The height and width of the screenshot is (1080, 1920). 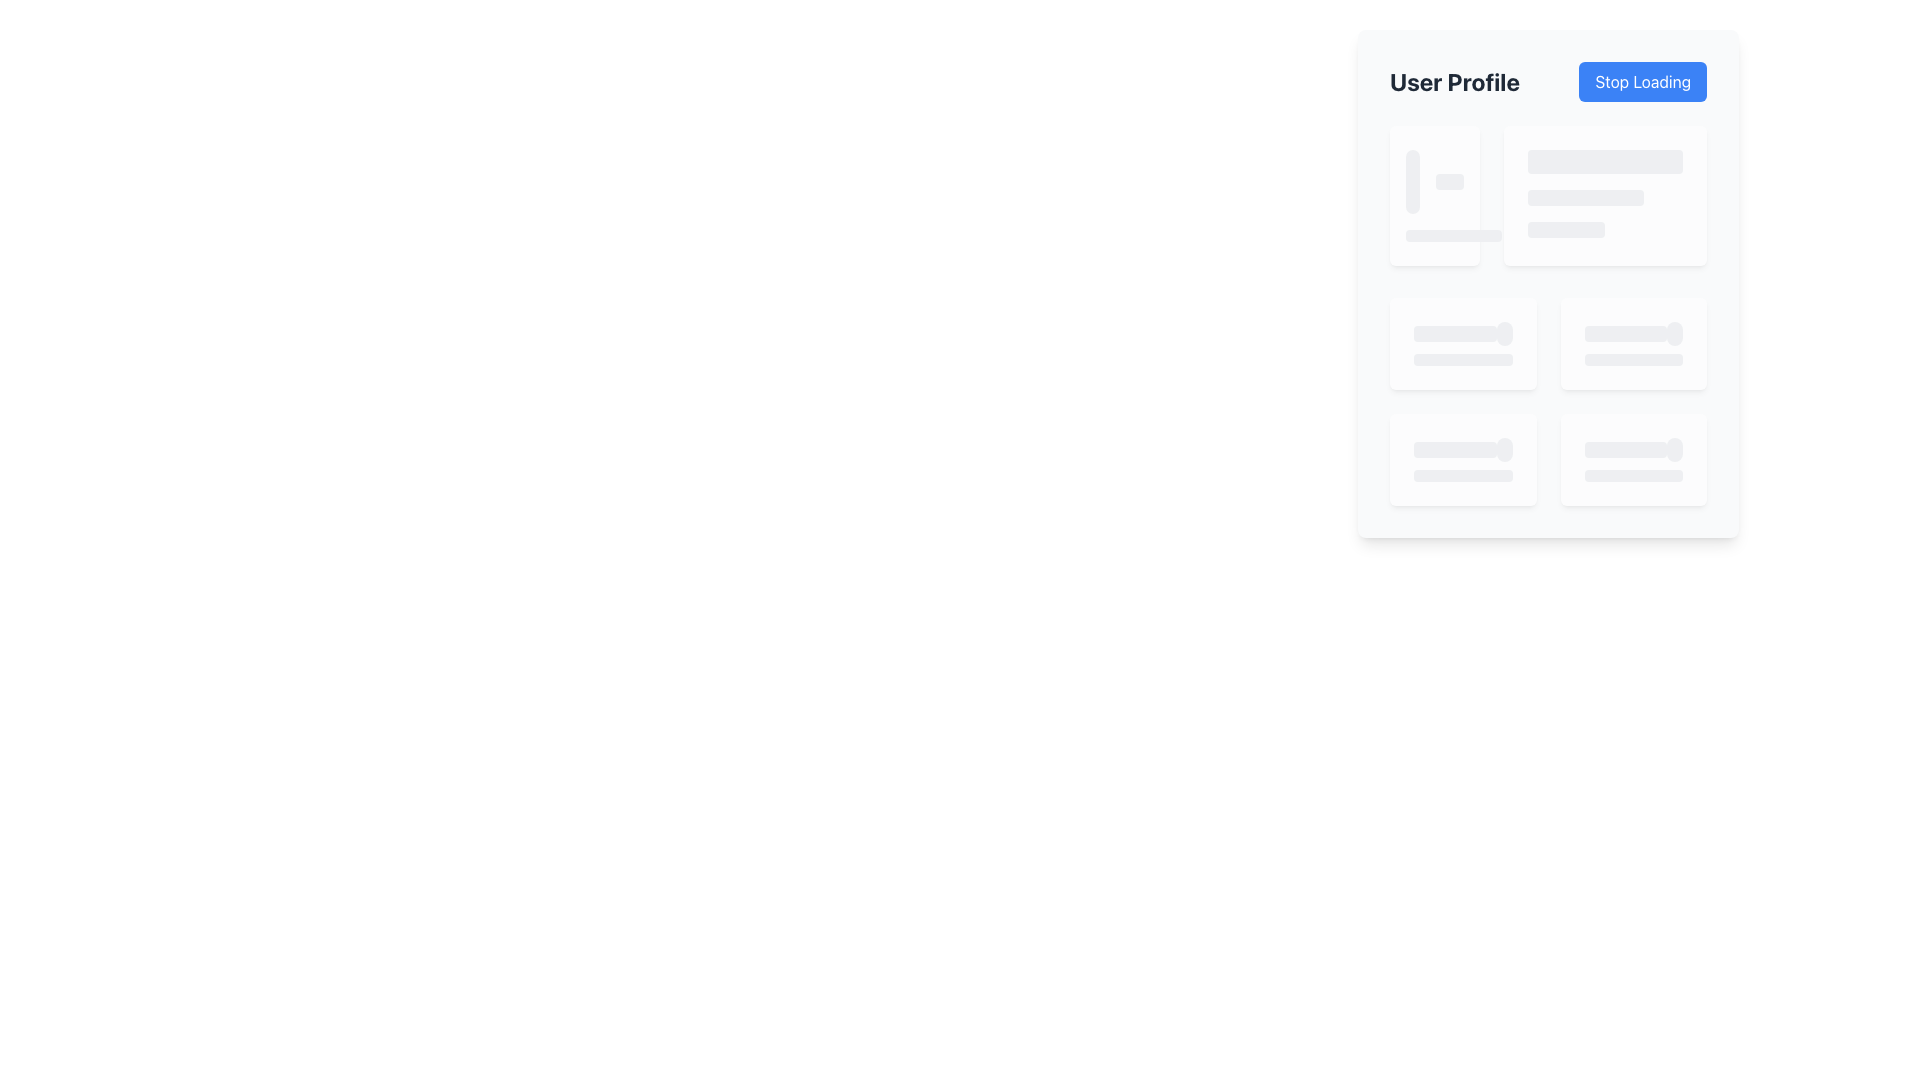 What do you see at coordinates (1503, 450) in the screenshot?
I see `the slider value` at bounding box center [1503, 450].